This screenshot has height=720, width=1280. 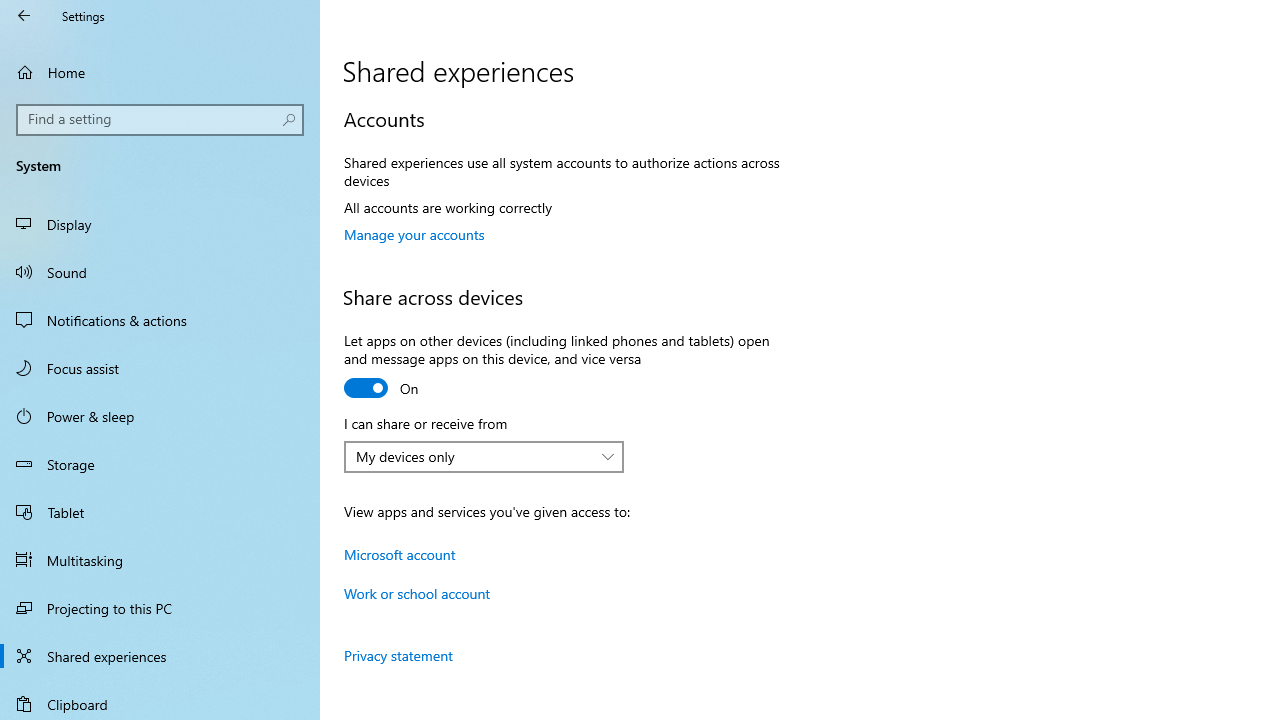 I want to click on 'Microsoft account', so click(x=400, y=554).